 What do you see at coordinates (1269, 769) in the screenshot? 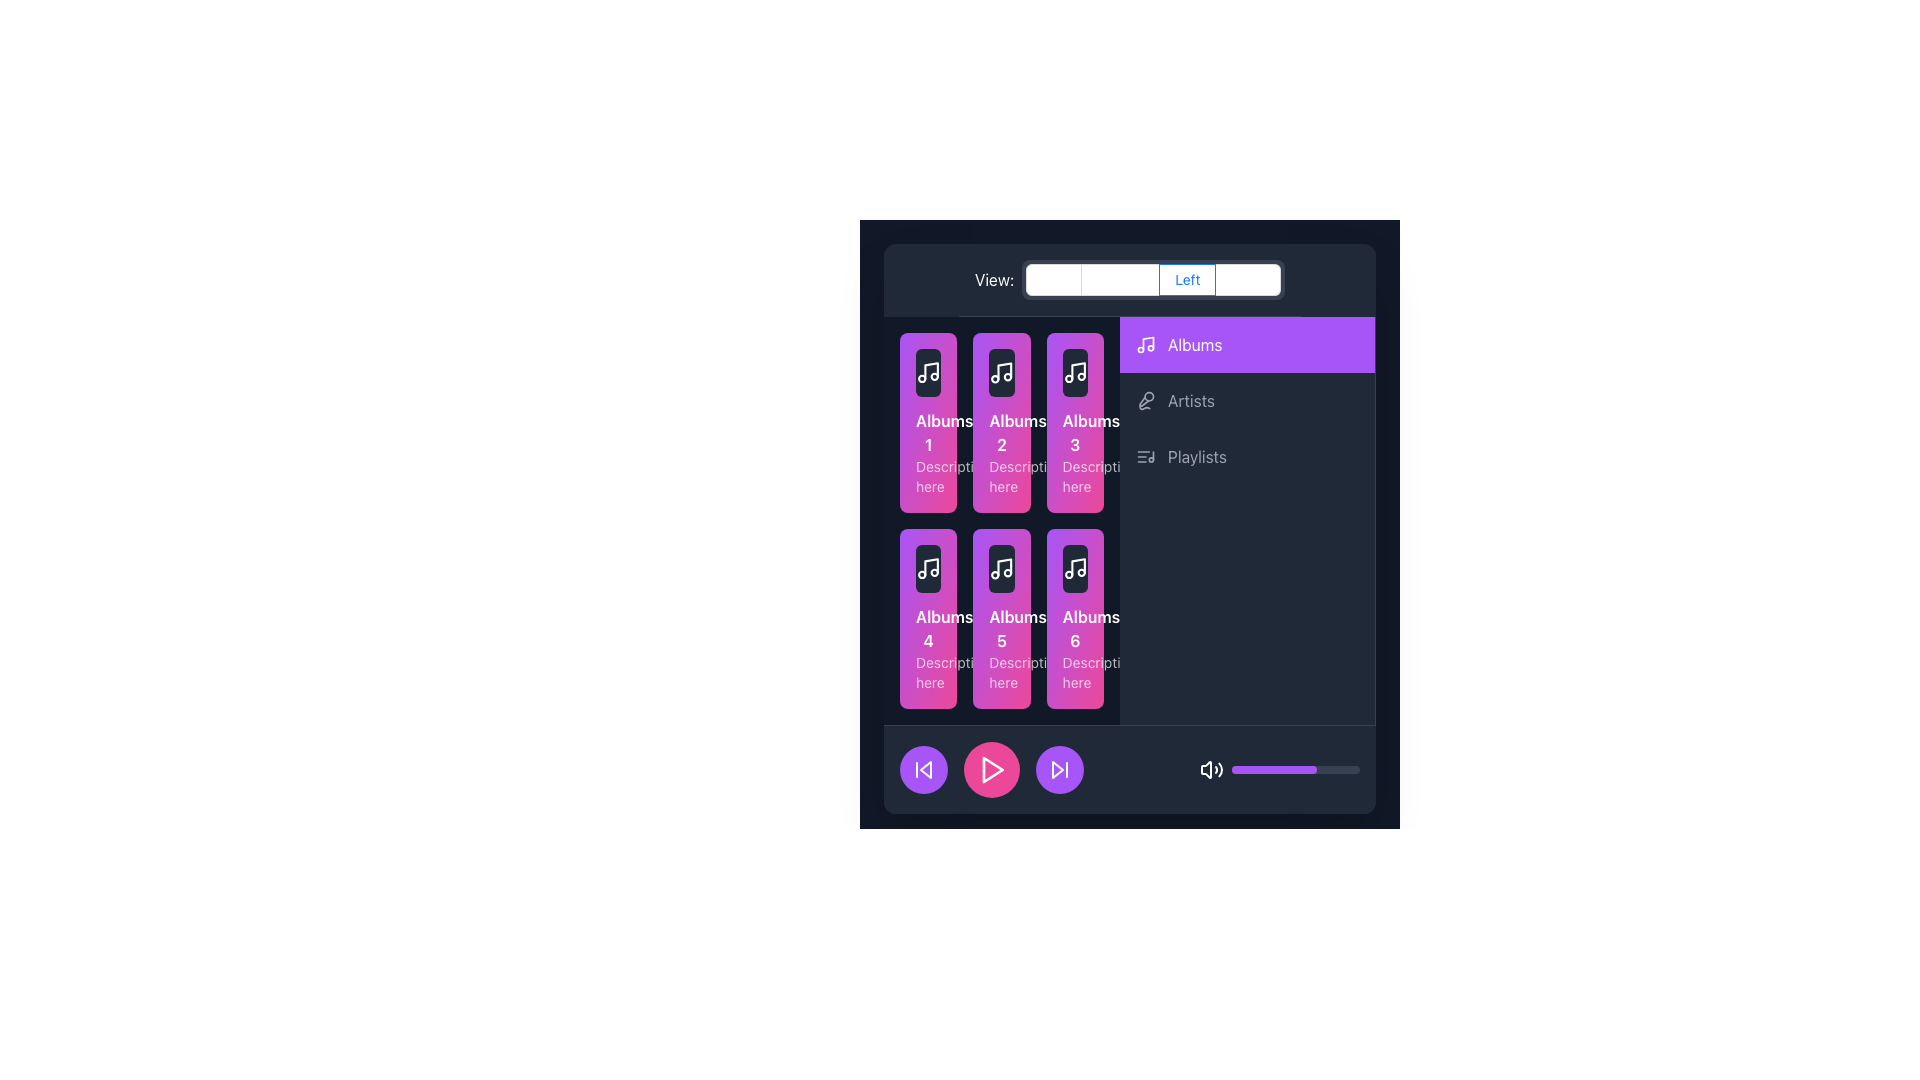
I see `the volume level` at bounding box center [1269, 769].